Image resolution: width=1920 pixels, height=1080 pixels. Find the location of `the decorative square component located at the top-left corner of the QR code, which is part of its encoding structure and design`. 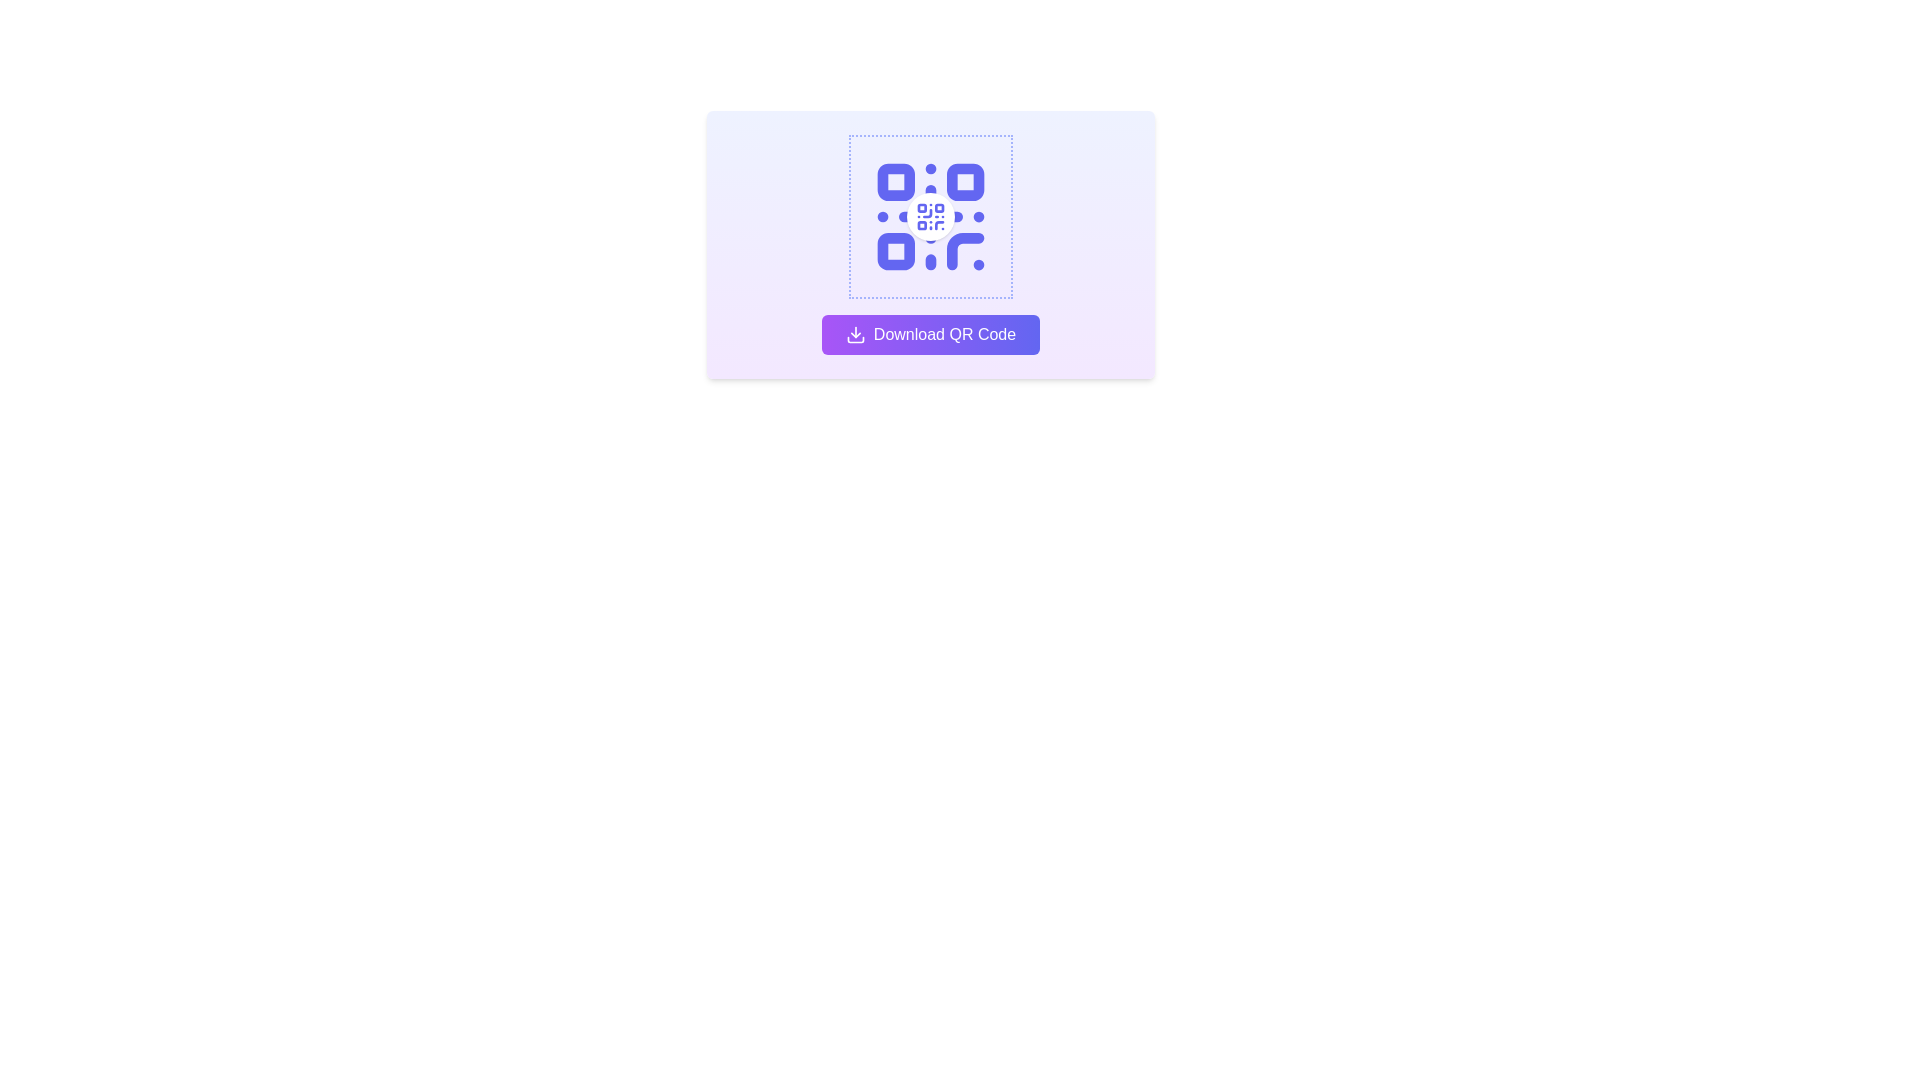

the decorative square component located at the top-left corner of the QR code, which is part of its encoding structure and design is located at coordinates (895, 182).